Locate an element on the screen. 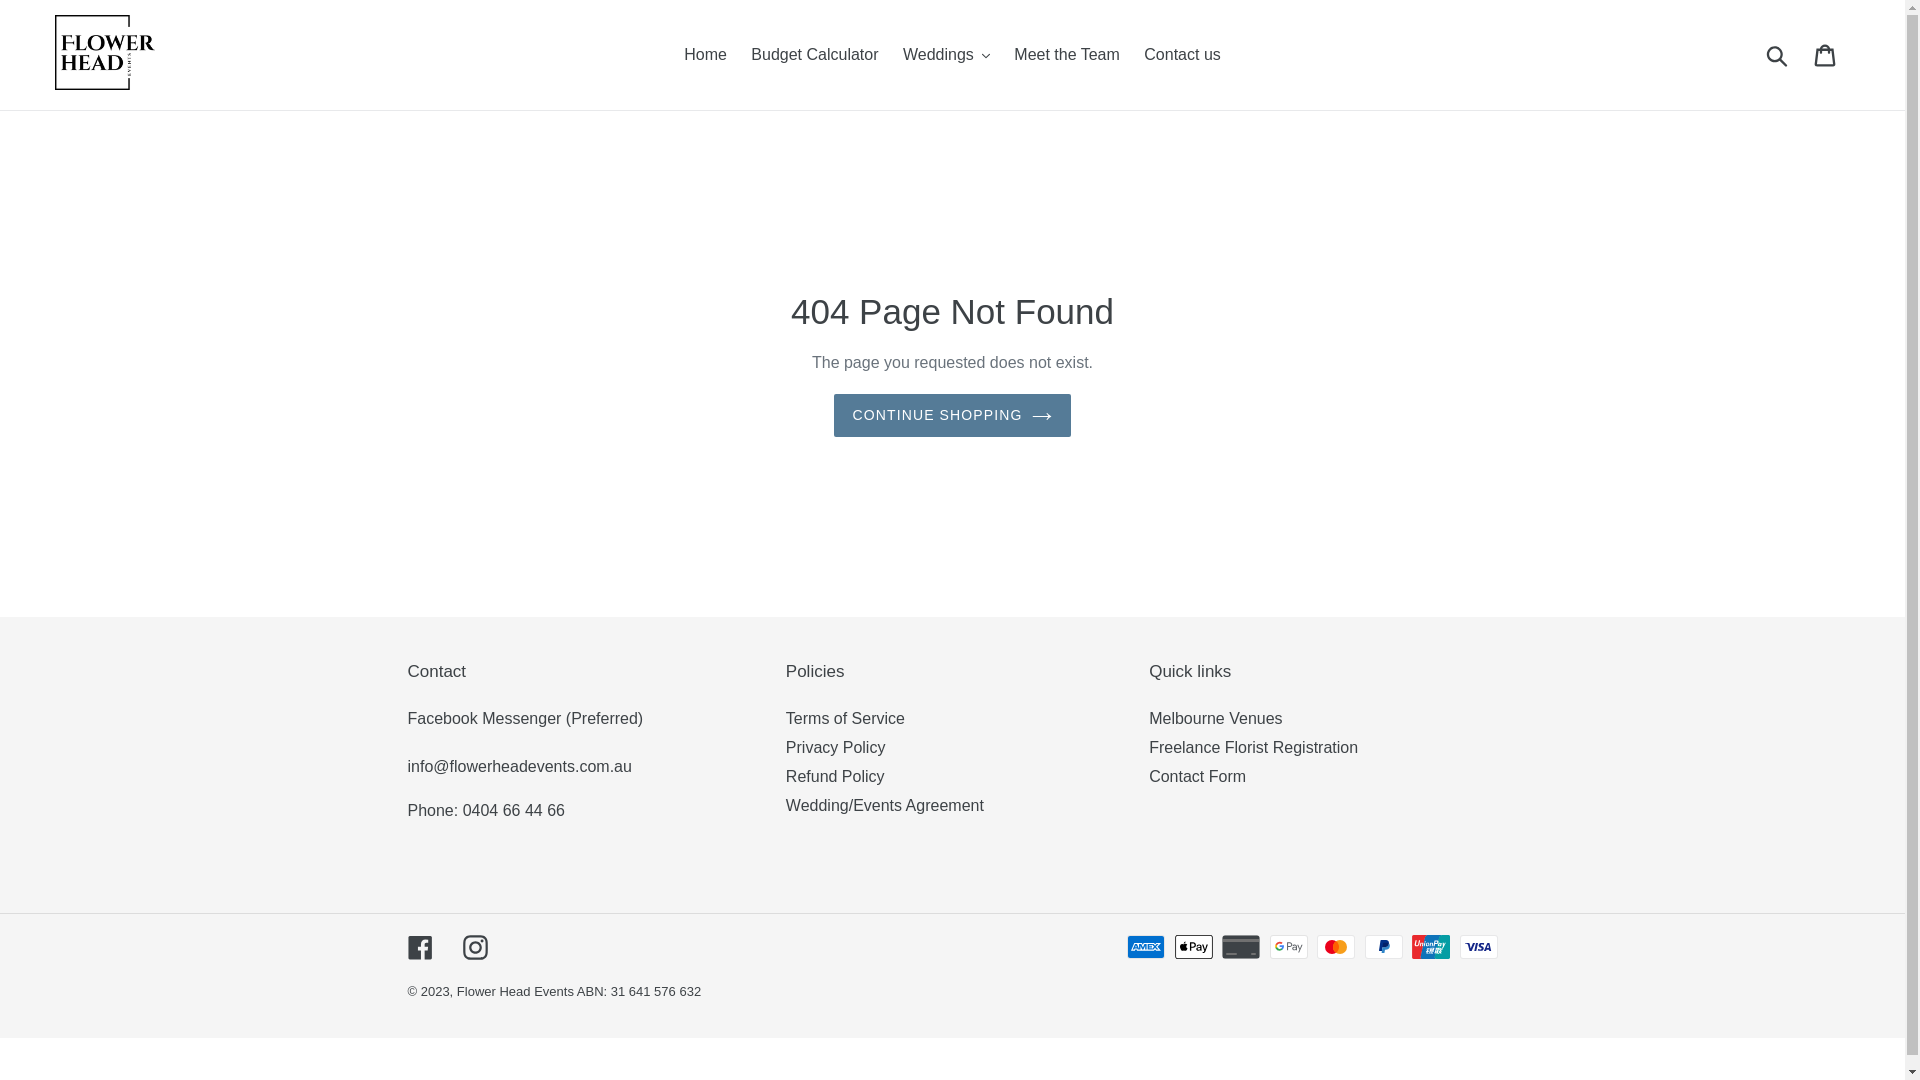  'Flower Head Events' is located at coordinates (517, 991).